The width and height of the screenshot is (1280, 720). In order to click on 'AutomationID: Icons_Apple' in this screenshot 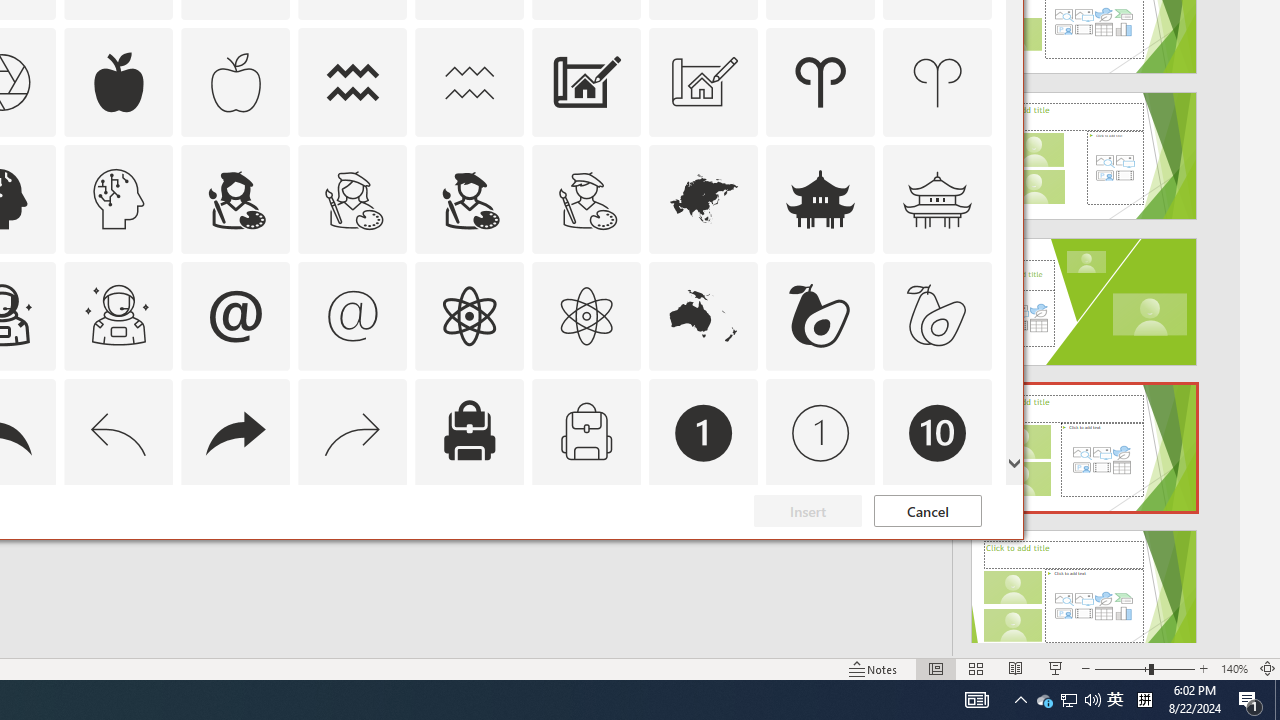, I will do `click(118, 81)`.